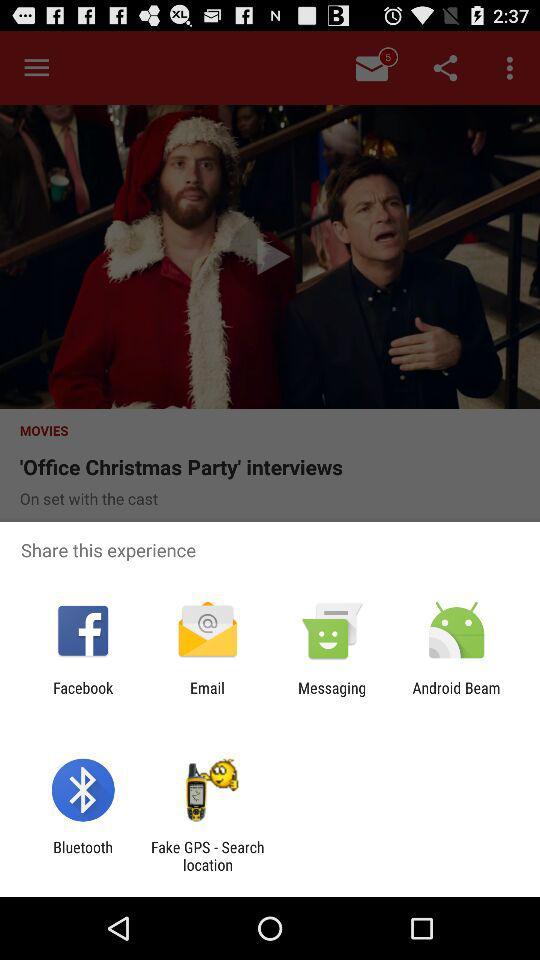 This screenshot has width=540, height=960. What do you see at coordinates (206, 855) in the screenshot?
I see `the icon to the right of bluetooth item` at bounding box center [206, 855].